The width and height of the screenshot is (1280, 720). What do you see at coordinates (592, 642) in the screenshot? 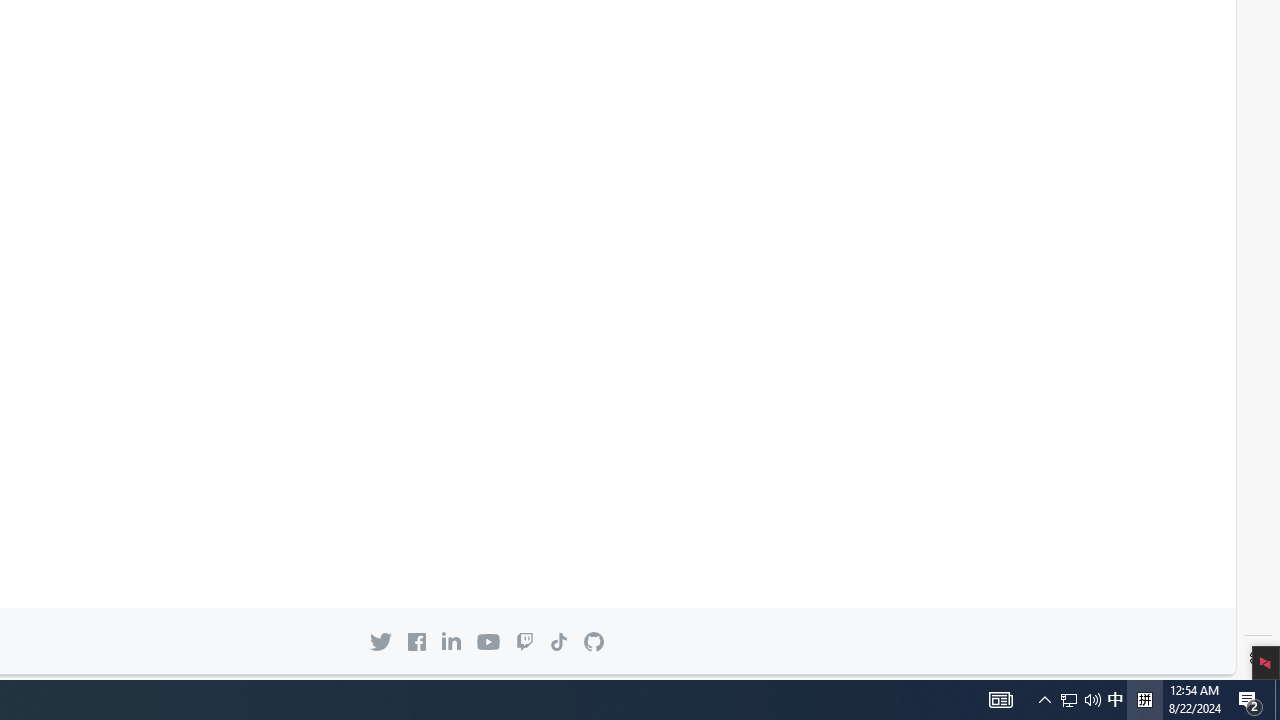
I see `'GitHub mark'` at bounding box center [592, 642].